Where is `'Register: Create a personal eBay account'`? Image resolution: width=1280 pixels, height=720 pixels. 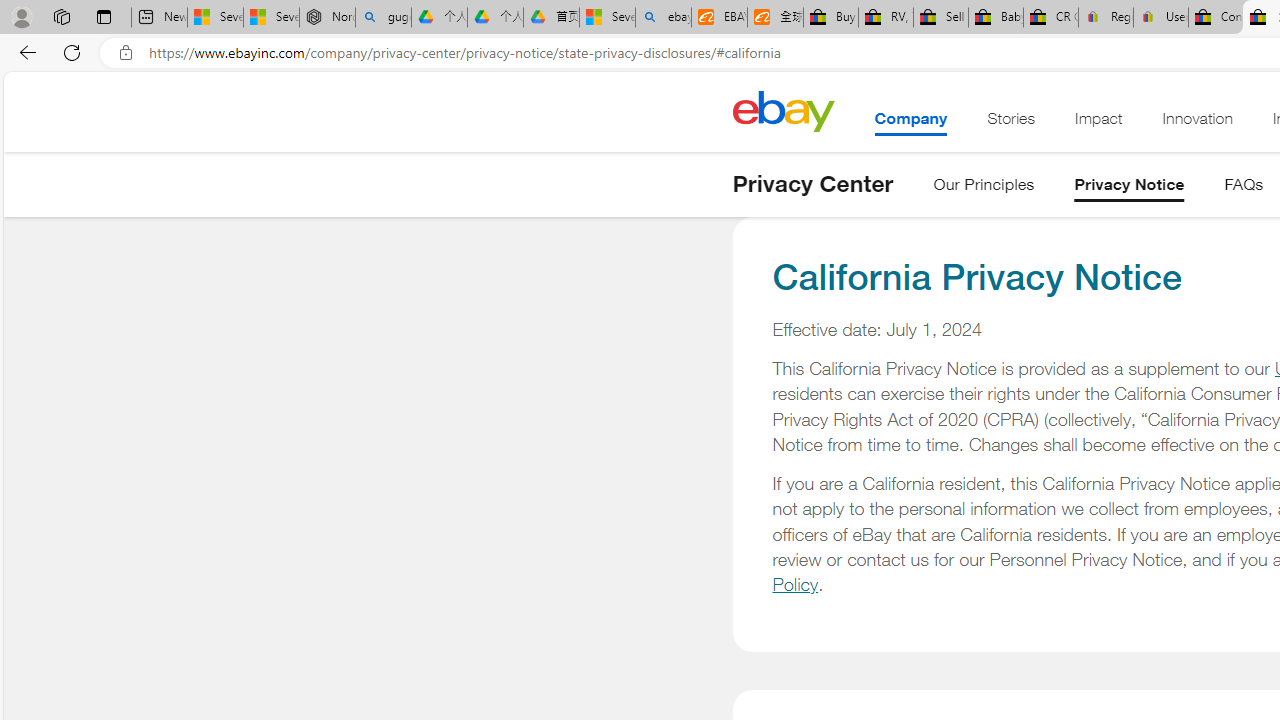 'Register: Create a personal eBay account' is located at coordinates (1104, 17).